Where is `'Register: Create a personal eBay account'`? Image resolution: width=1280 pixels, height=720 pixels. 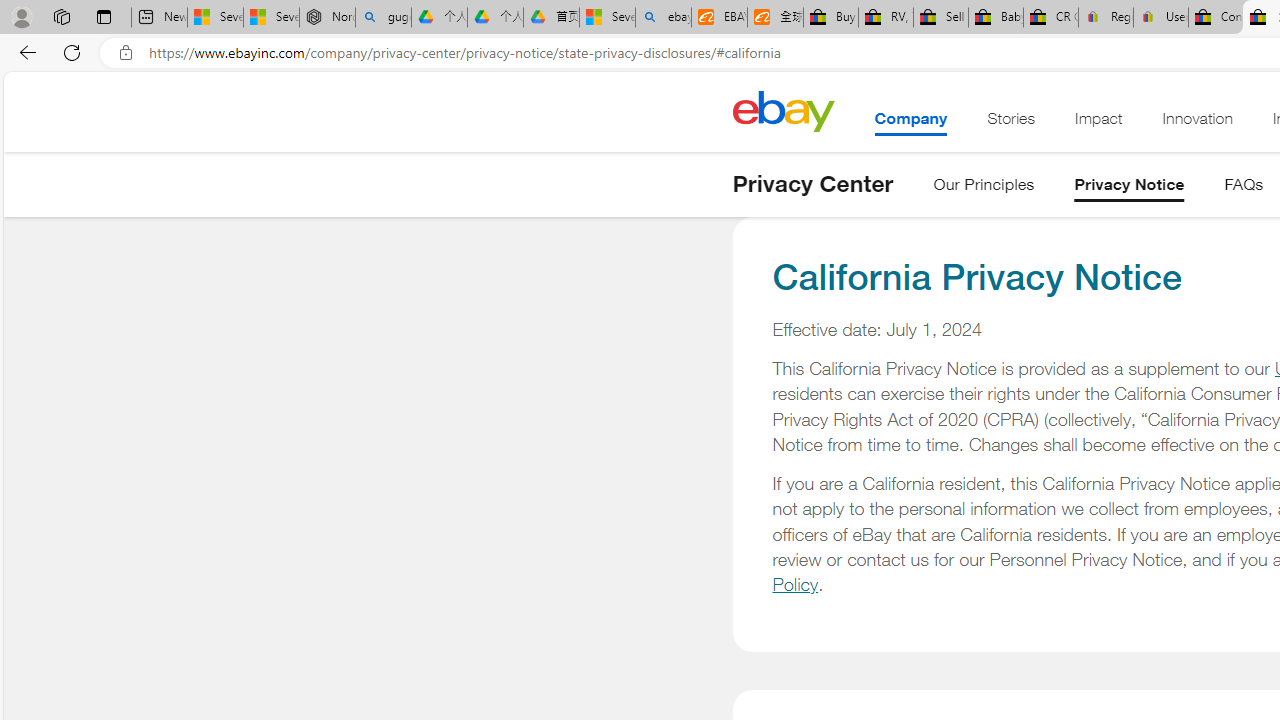 'Register: Create a personal eBay account' is located at coordinates (1104, 17).